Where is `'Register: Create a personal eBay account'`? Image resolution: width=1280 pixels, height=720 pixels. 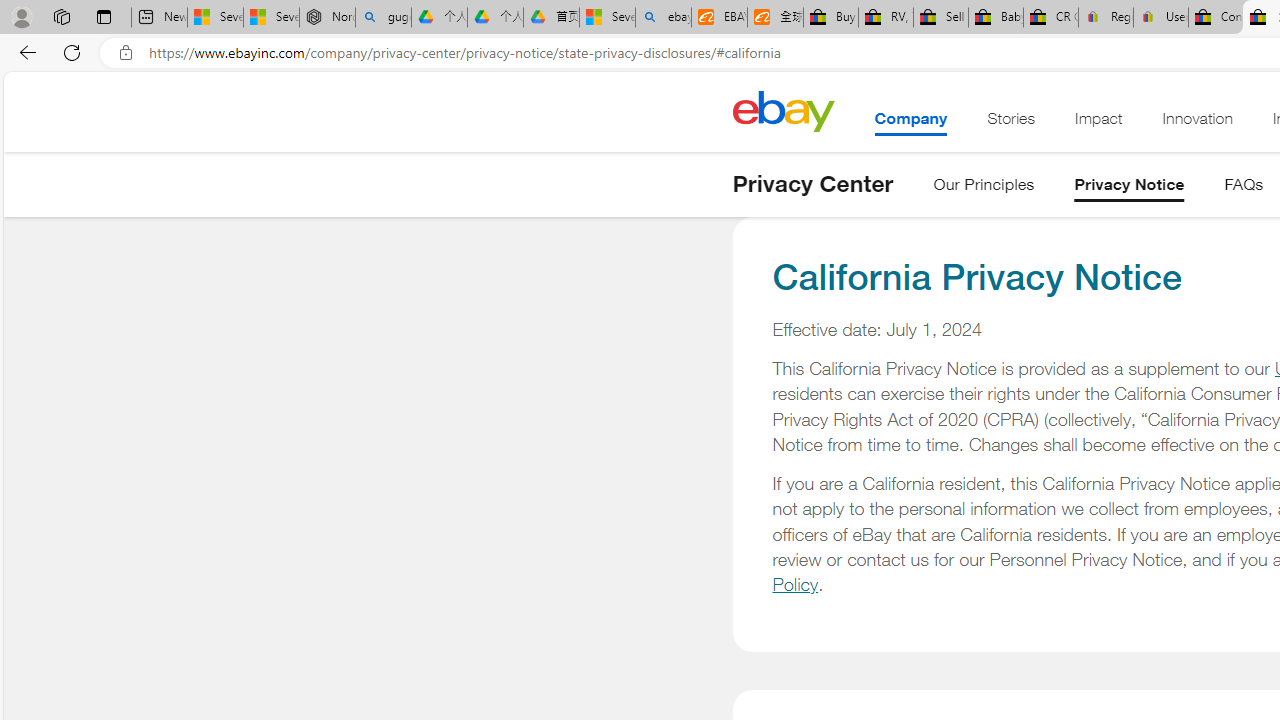 'Register: Create a personal eBay account' is located at coordinates (1104, 17).